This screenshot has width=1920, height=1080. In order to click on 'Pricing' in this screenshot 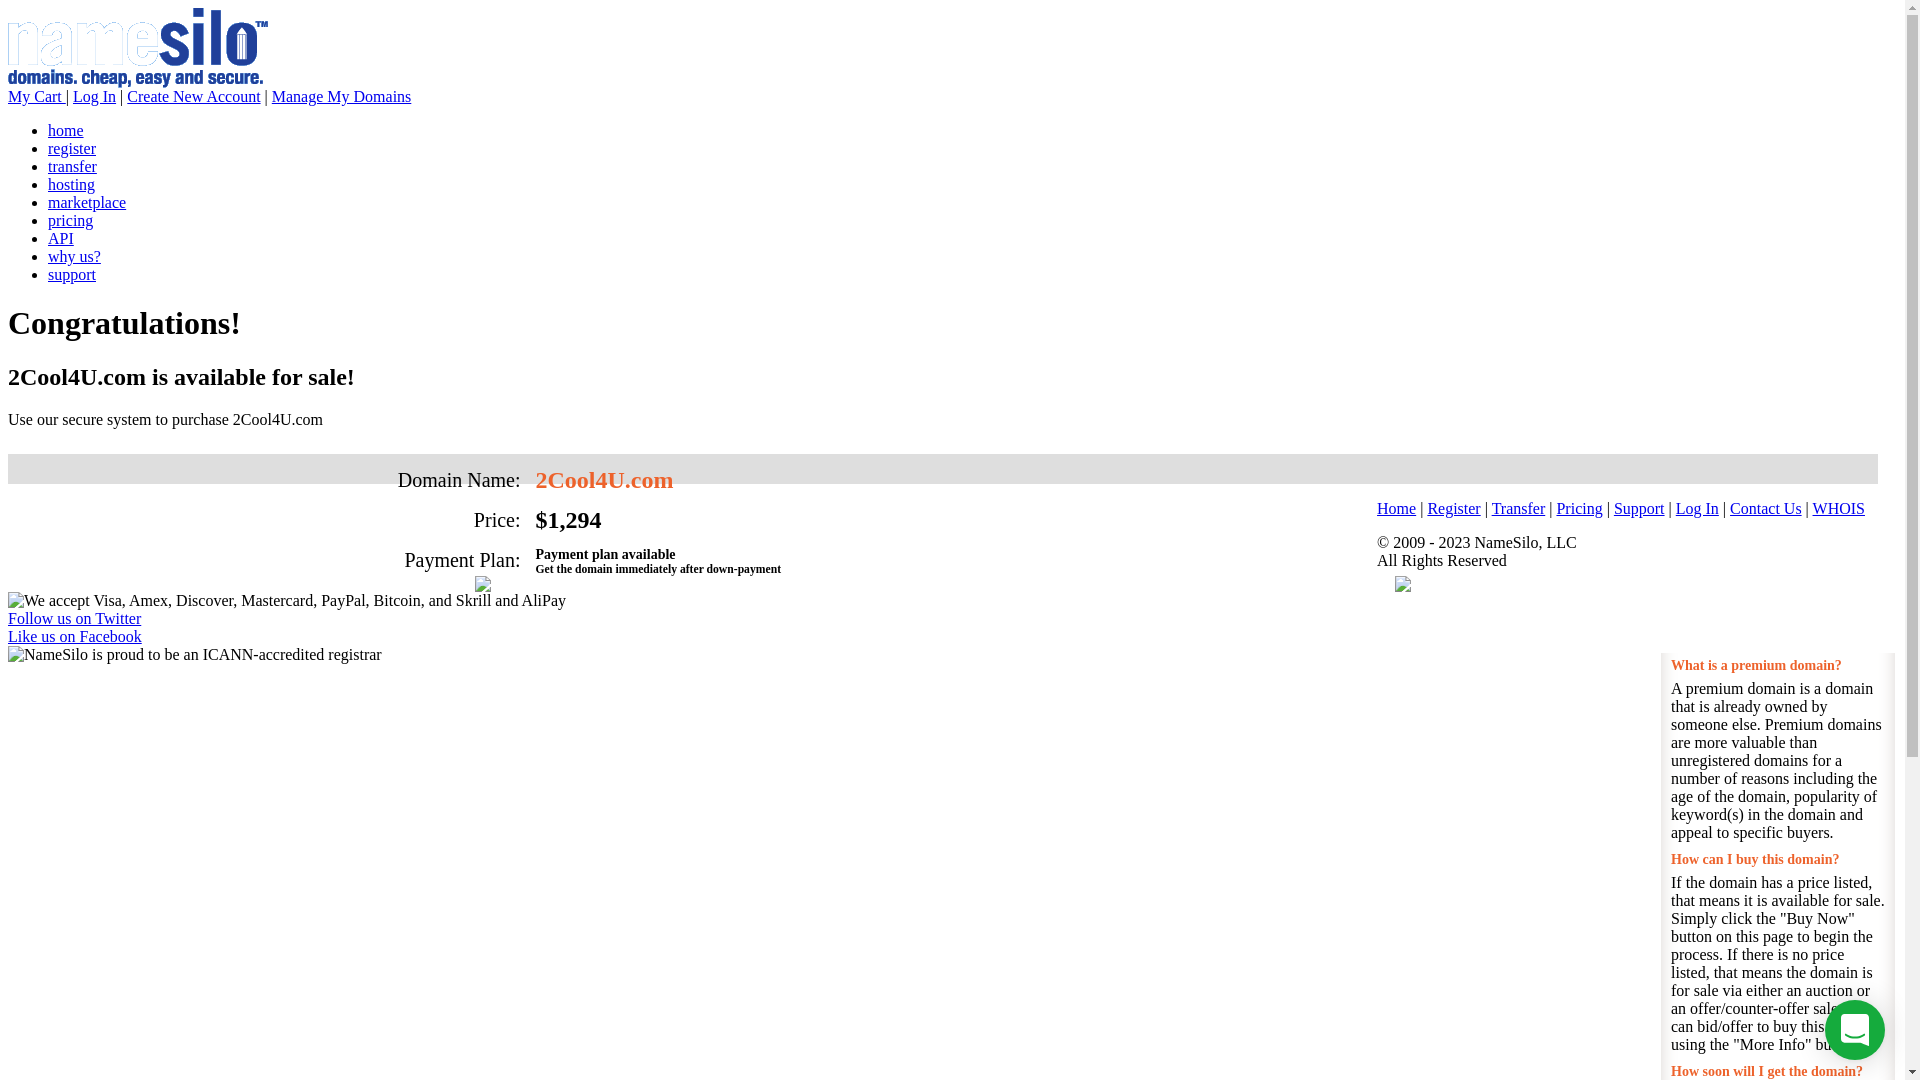, I will do `click(1578, 507)`.